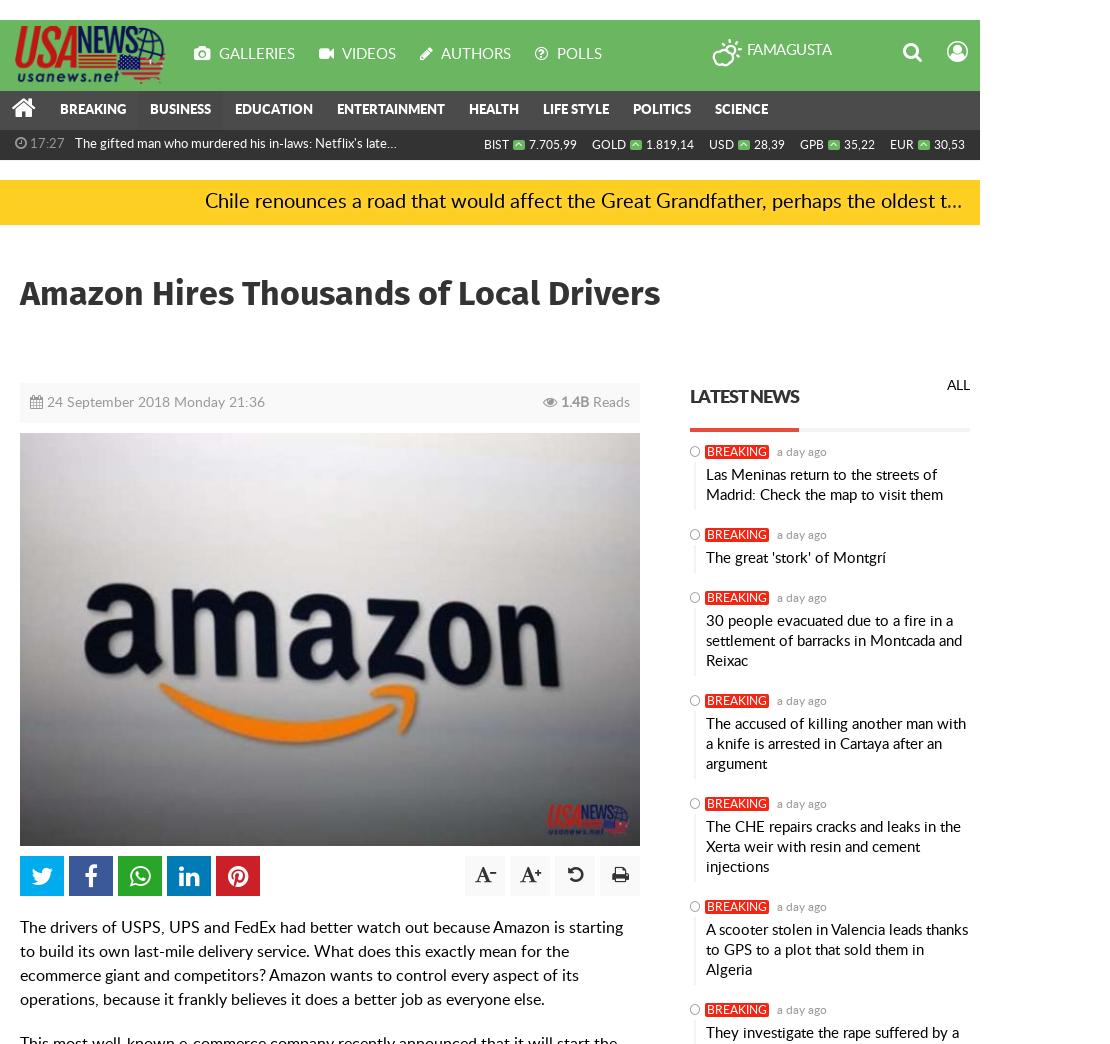 Image resolution: width=1110 pixels, height=1044 pixels. I want to click on 'Famagusta', so click(788, 49).